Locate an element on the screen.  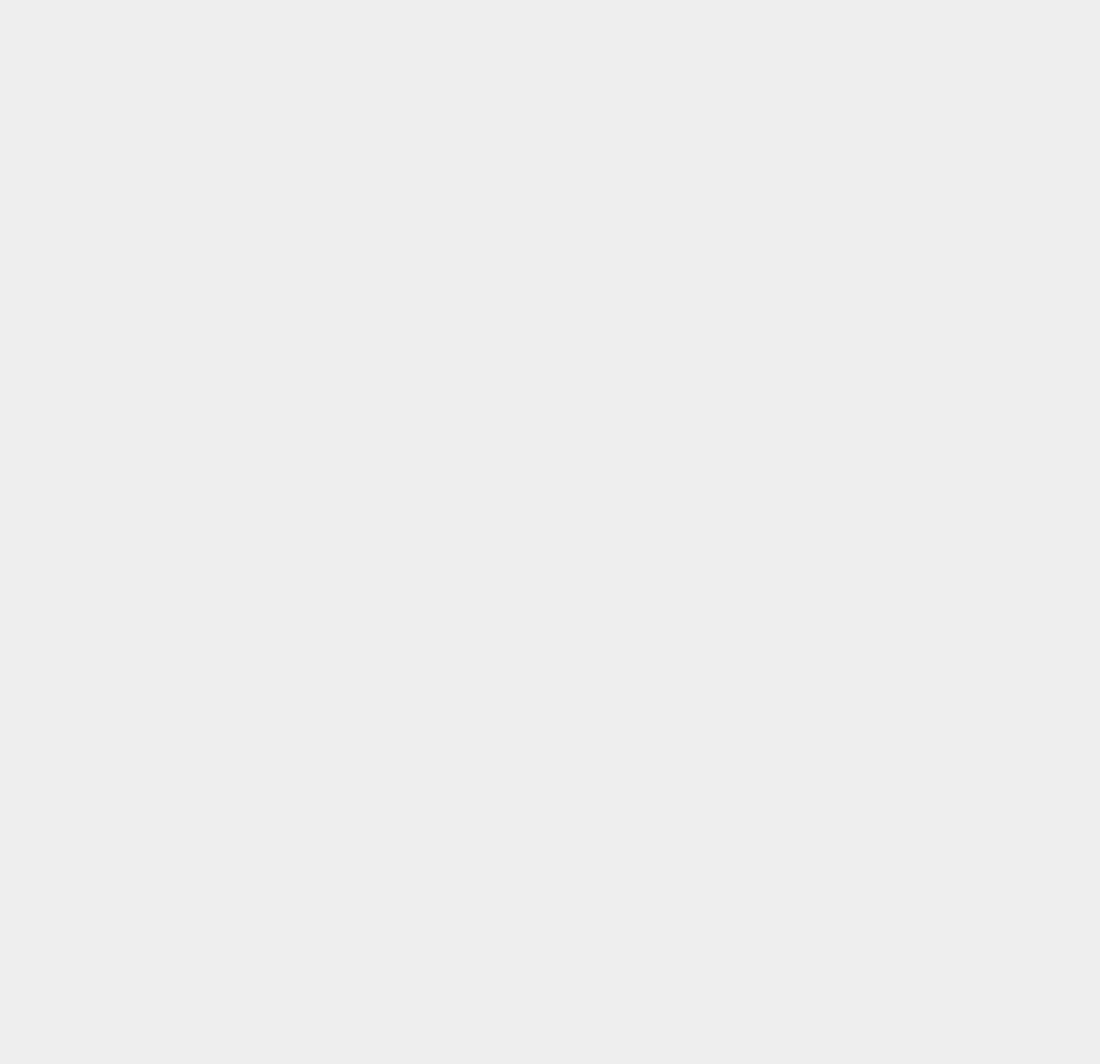
'FaceTime' is located at coordinates (807, 734).